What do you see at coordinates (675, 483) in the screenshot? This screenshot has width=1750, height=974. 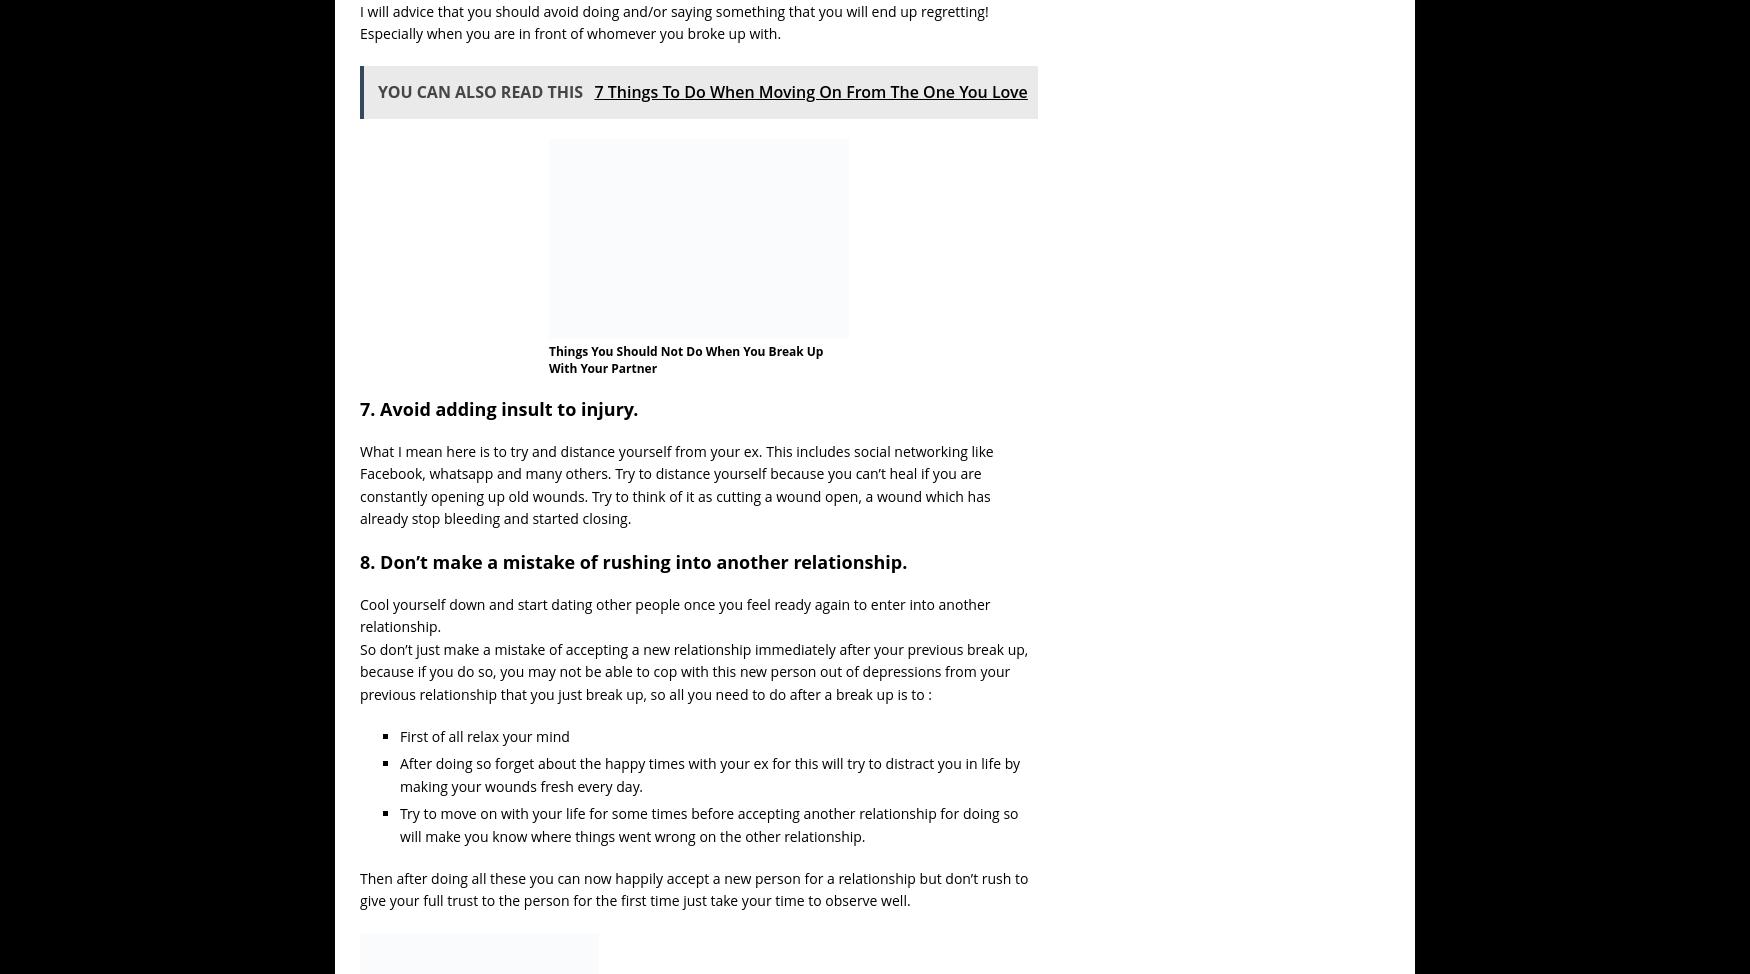 I see `'What I mean here is to try and distance yourself from your ex. This includes social networking like Facebook, whatsapp and many others. Try to distance yourself because you can’t heal if you are constantly opening up old wounds. Try to think of it as cutting a wound open, a wound which has already stop bleeding and started closing.'` at bounding box center [675, 483].